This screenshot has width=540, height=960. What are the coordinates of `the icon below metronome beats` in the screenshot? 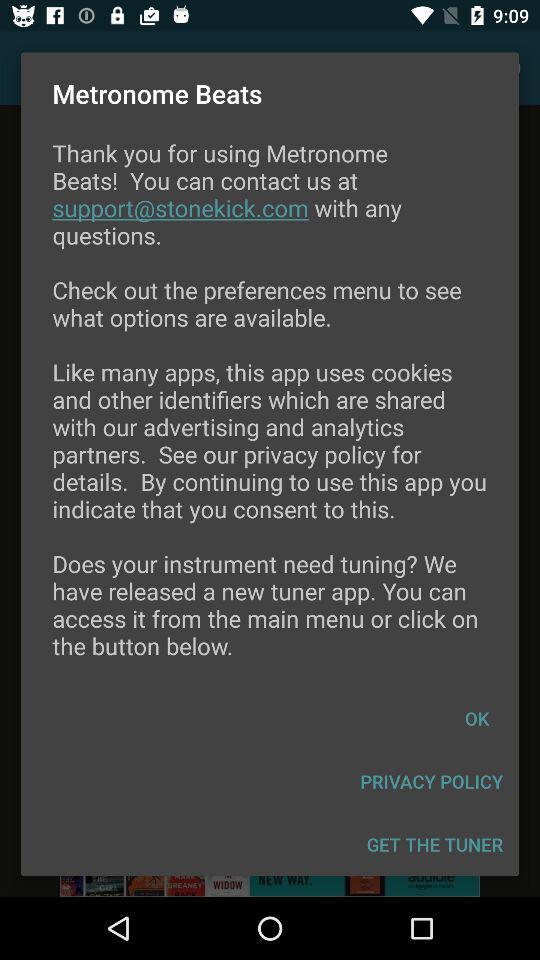 It's located at (270, 411).